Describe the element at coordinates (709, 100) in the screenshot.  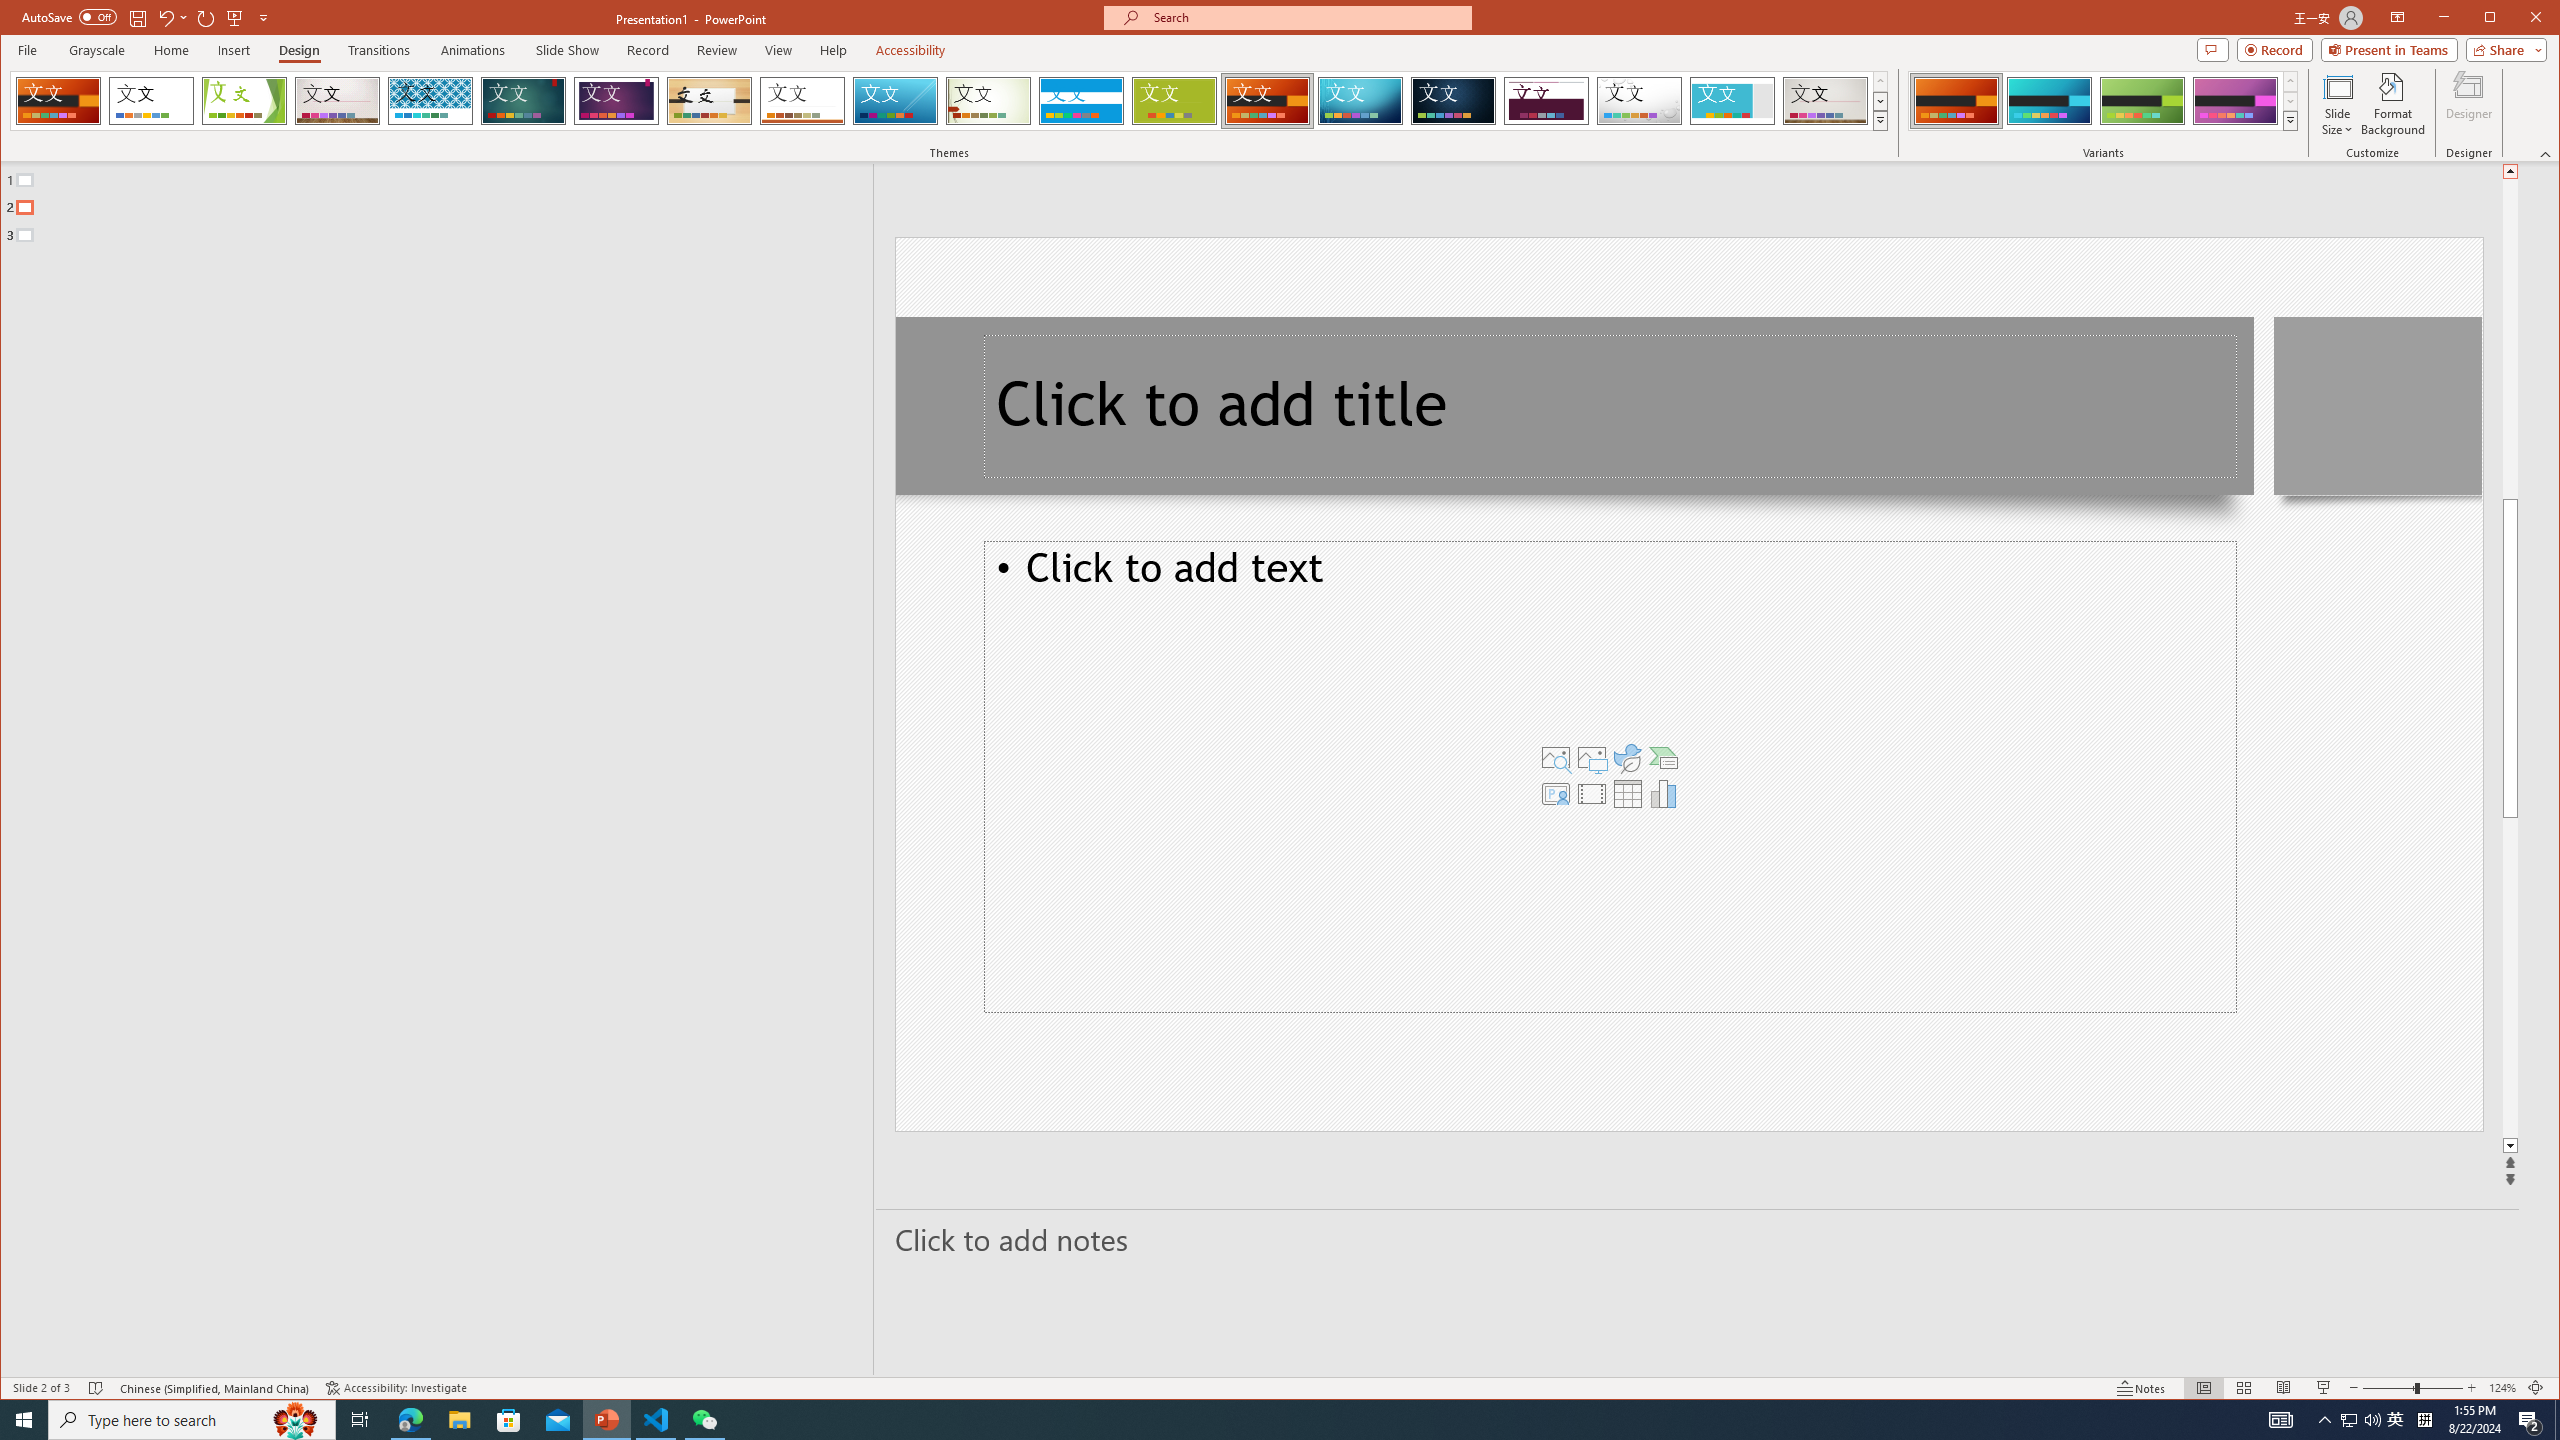
I see `'Organic'` at that location.